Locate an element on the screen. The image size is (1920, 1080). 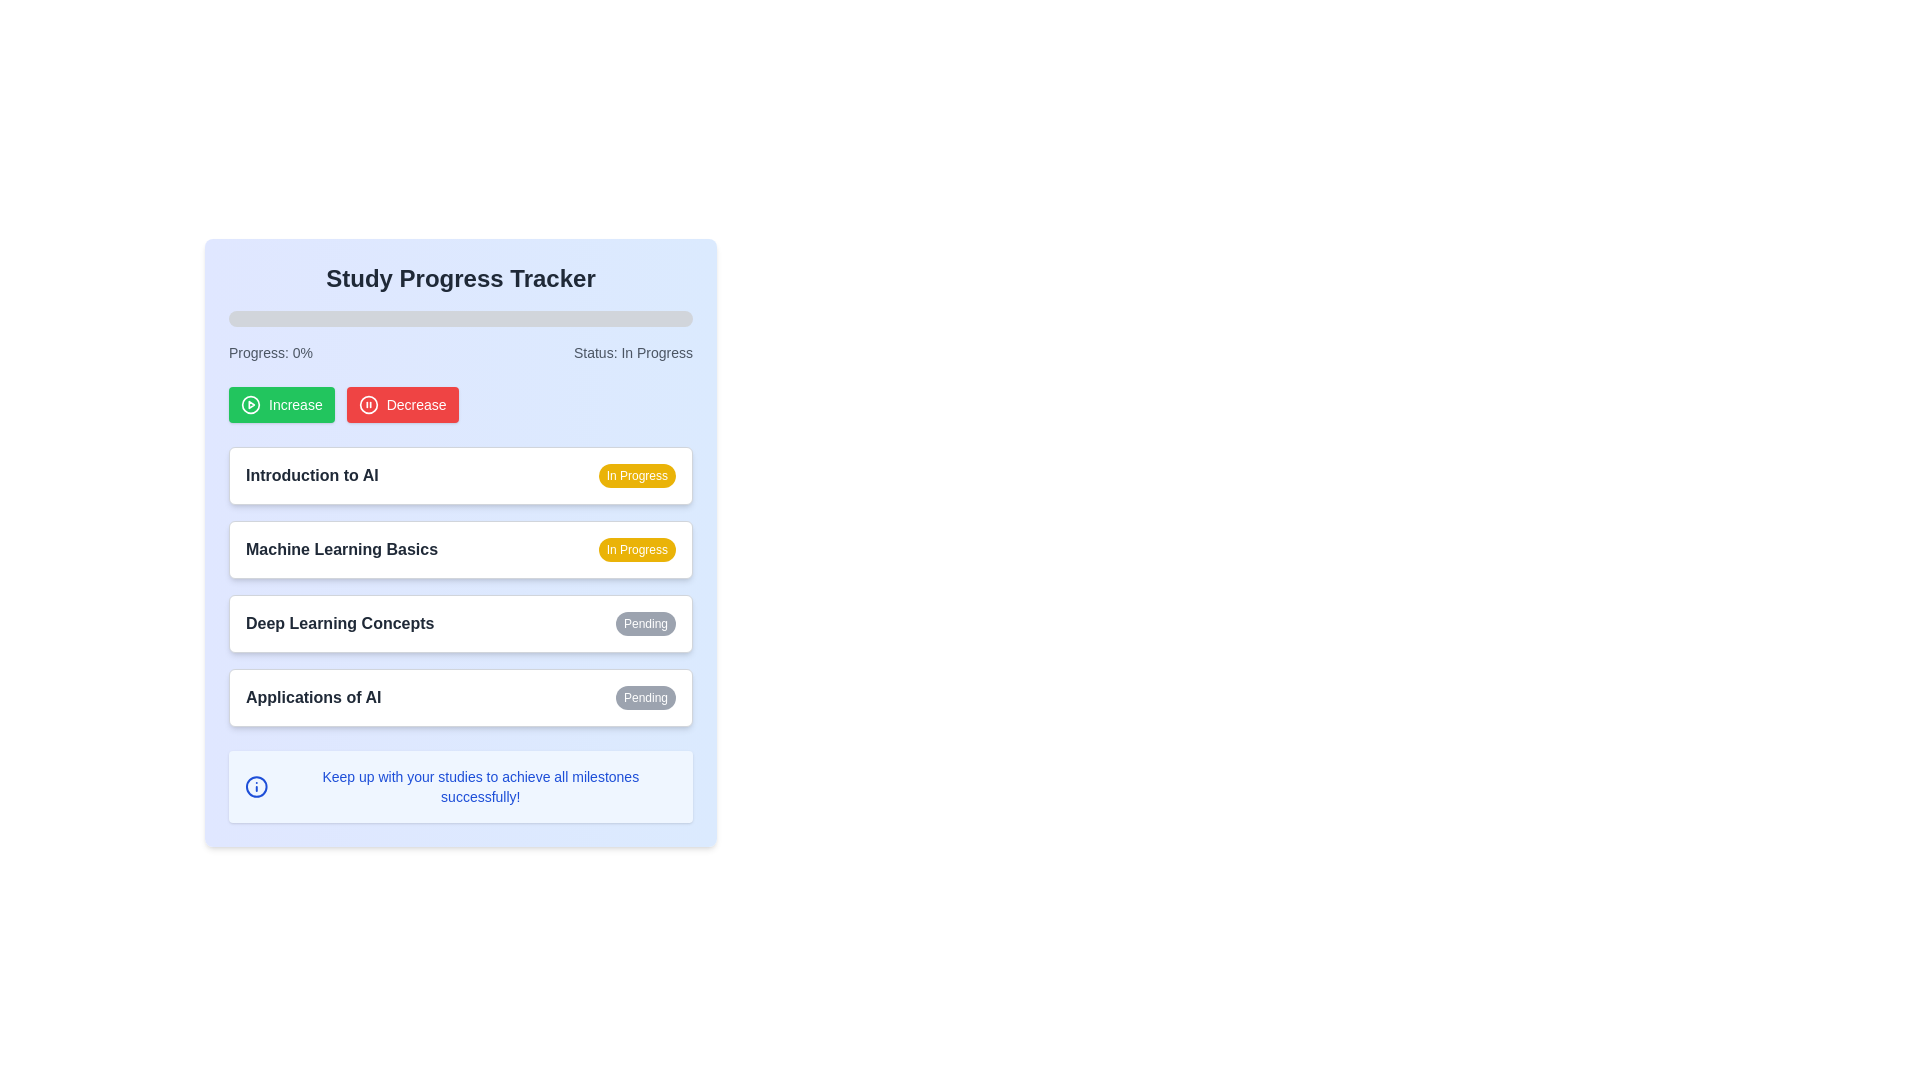
the text block that contains the message 'Keep up with your studies to achieve all milestones successfully!' styled in small blue font, located at the lower section of the interface is located at coordinates (480, 785).